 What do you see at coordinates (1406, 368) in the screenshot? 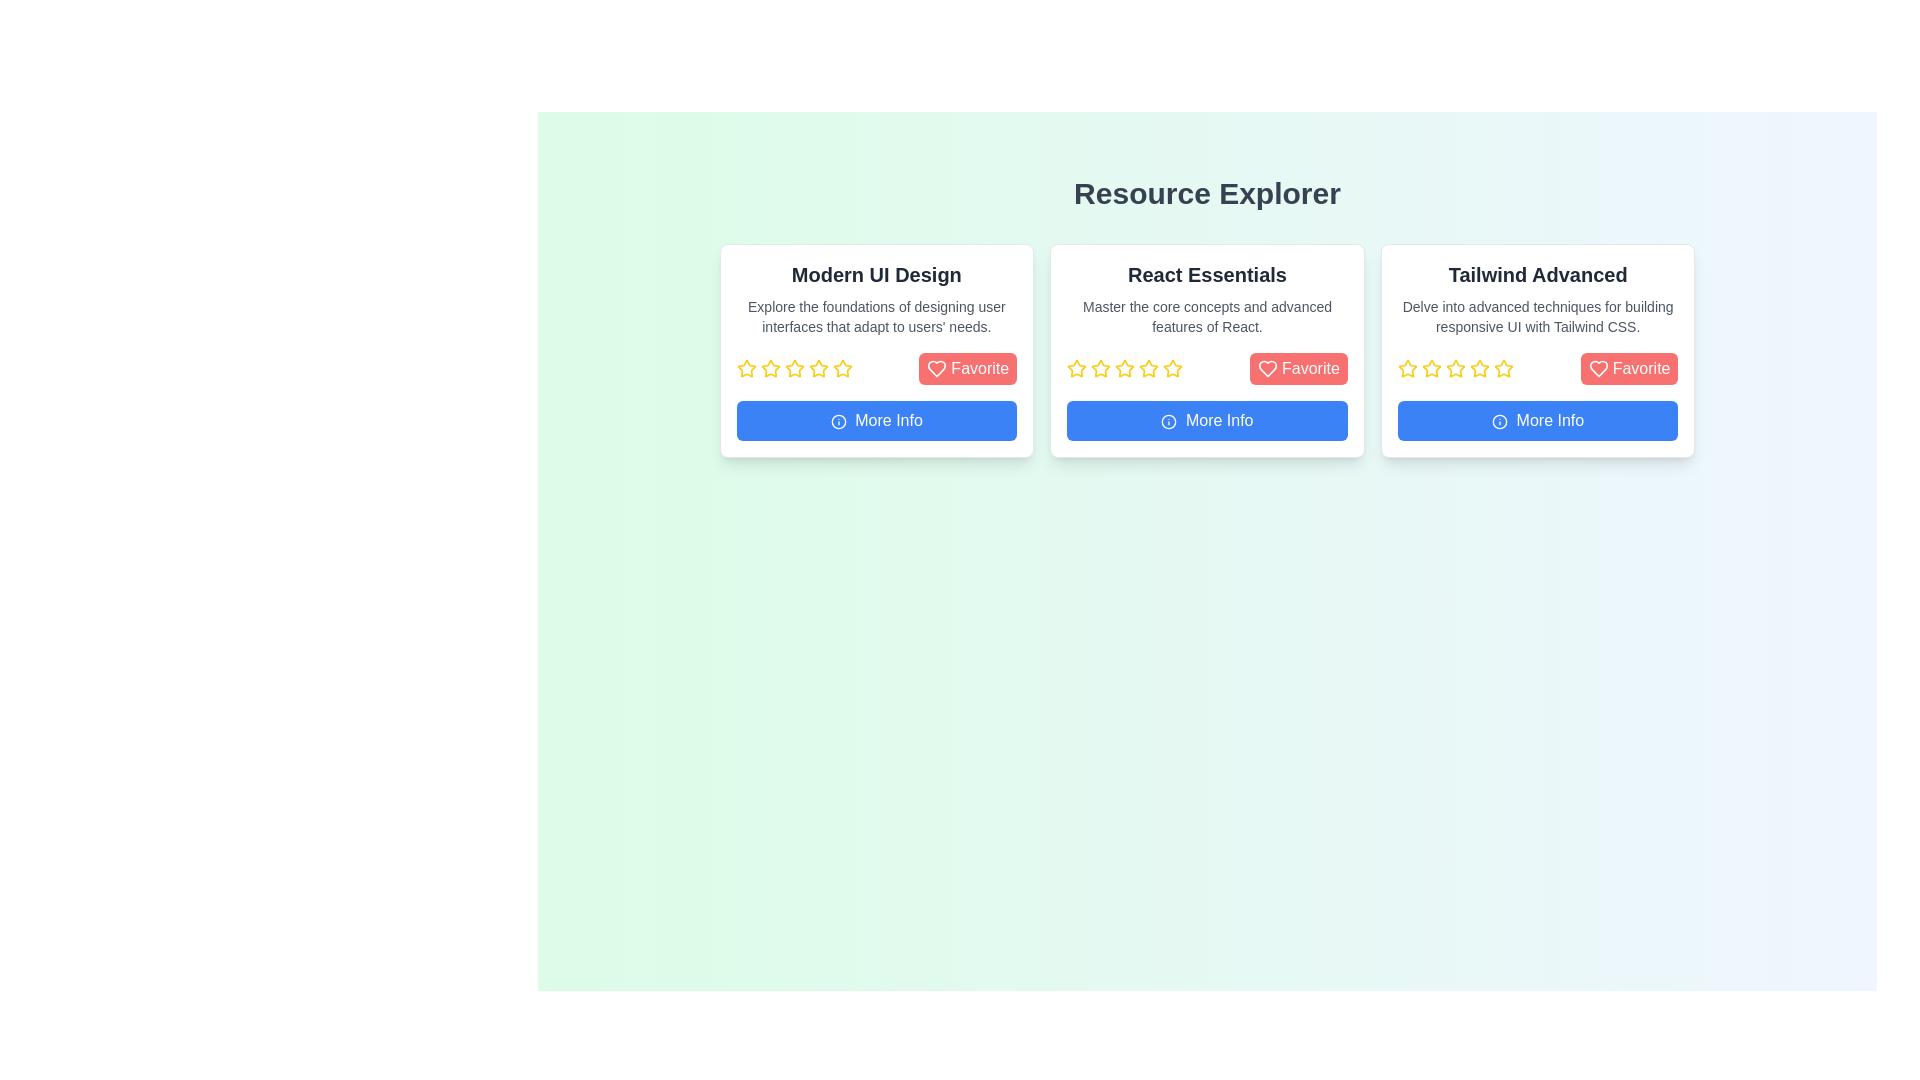
I see `the first rating star in the 'Tailwind Advanced' card to set a one-star rating` at bounding box center [1406, 368].